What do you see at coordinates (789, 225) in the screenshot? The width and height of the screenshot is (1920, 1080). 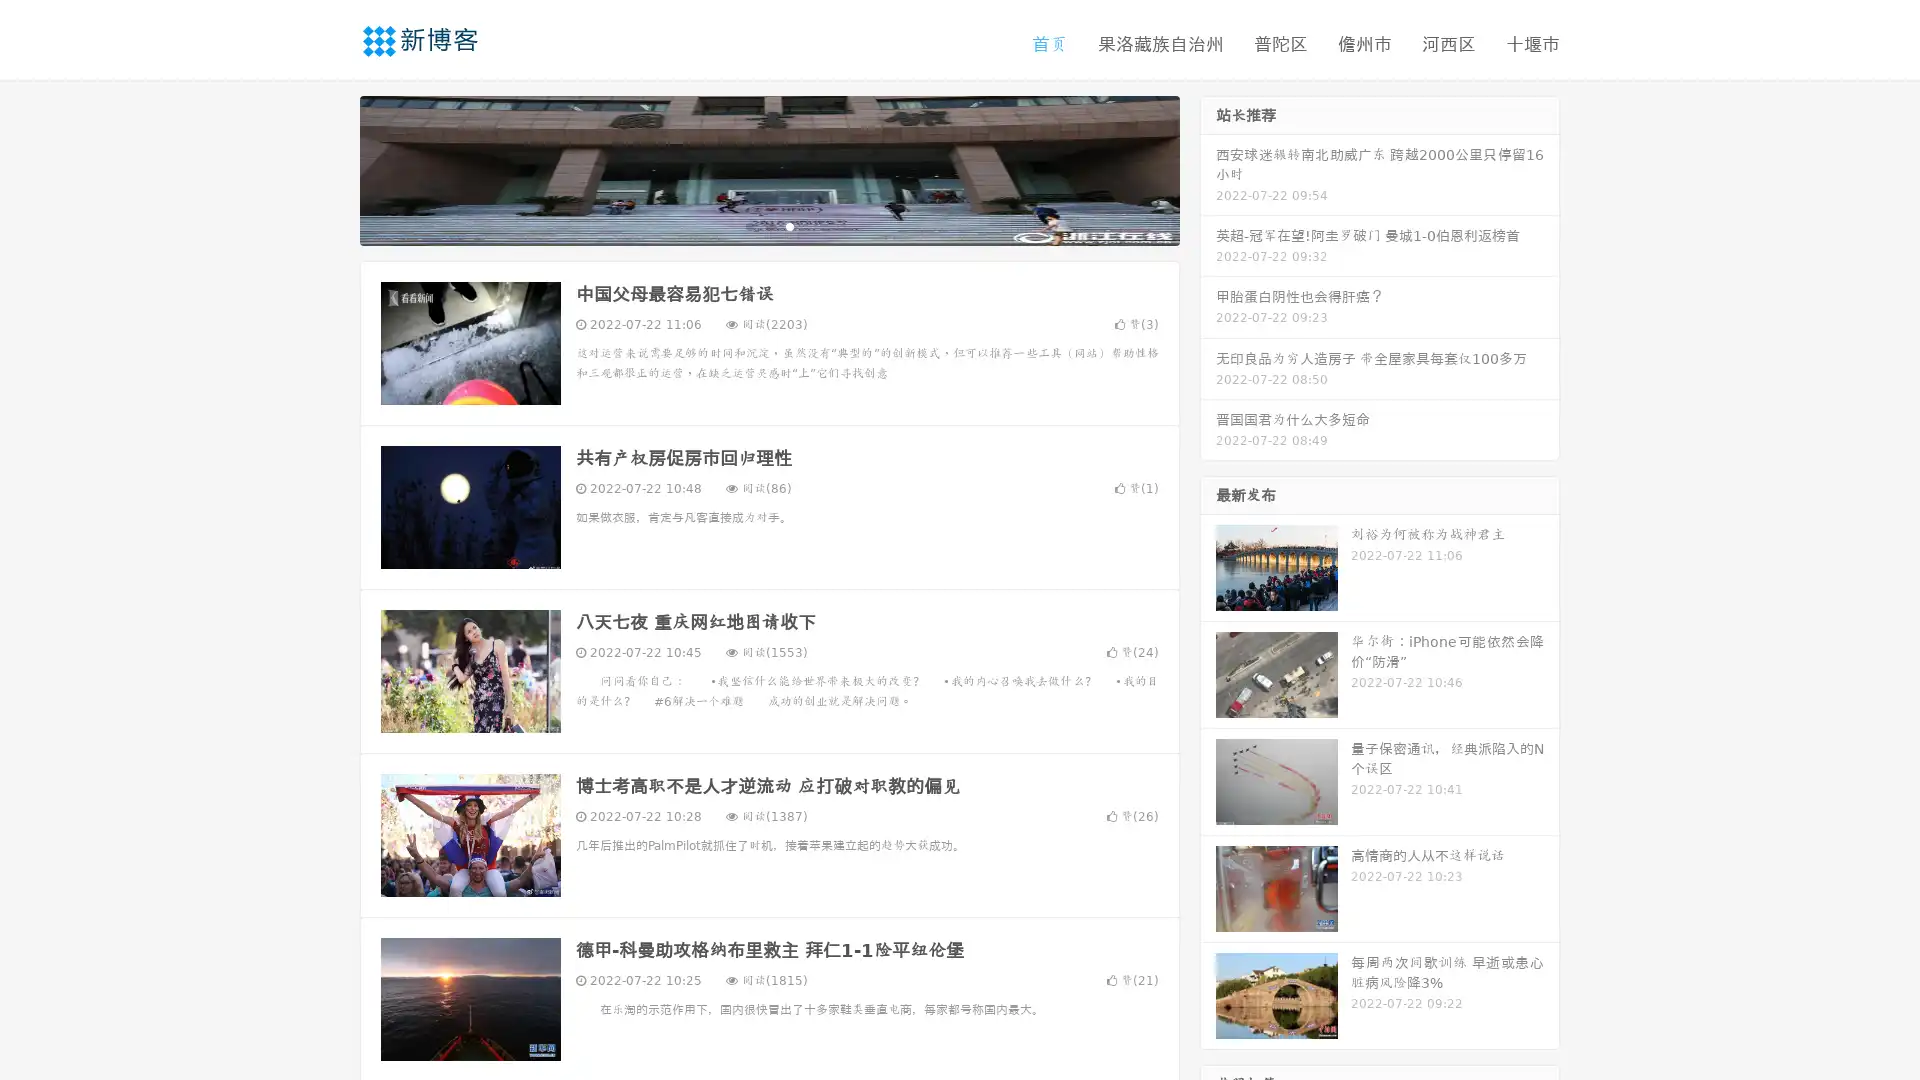 I see `Go to slide 3` at bounding box center [789, 225].